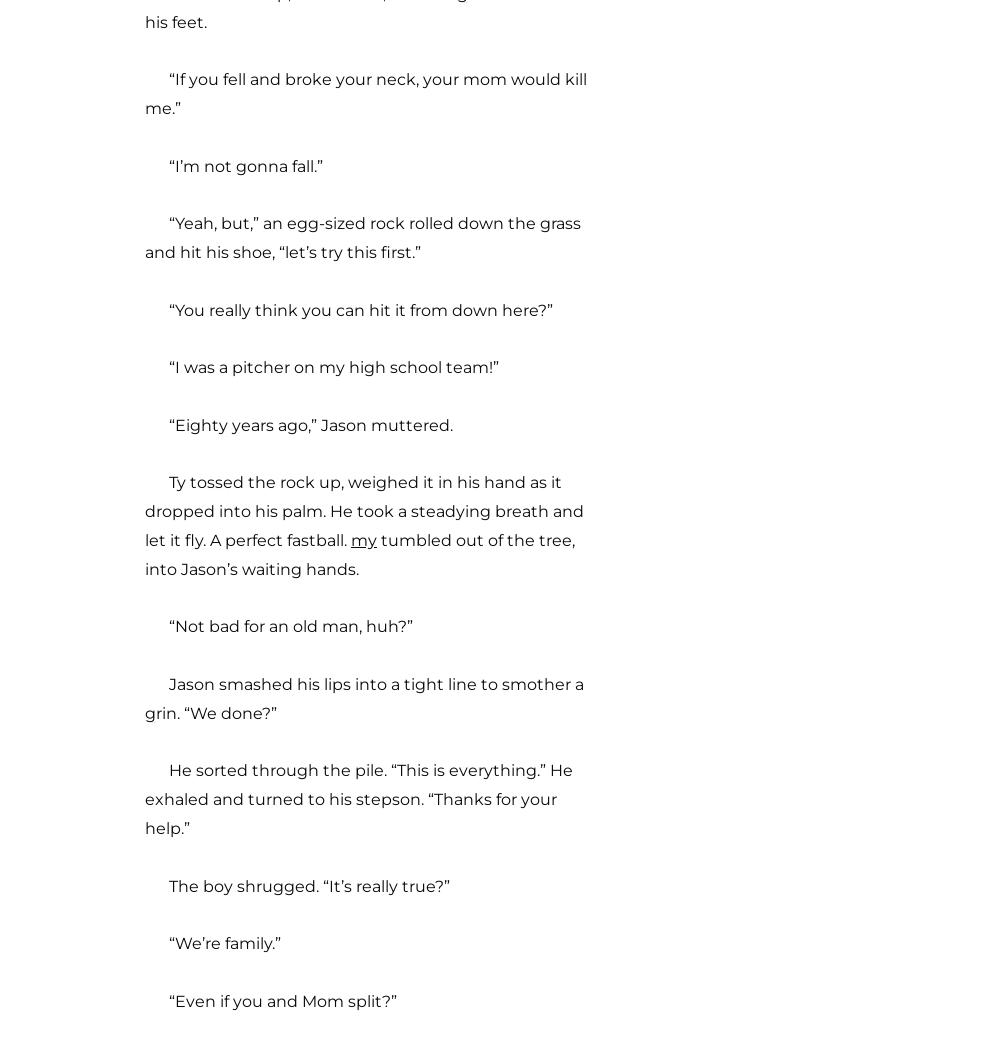 This screenshot has width=1000, height=1041. I want to click on '“We’re family.”', so click(212, 943).